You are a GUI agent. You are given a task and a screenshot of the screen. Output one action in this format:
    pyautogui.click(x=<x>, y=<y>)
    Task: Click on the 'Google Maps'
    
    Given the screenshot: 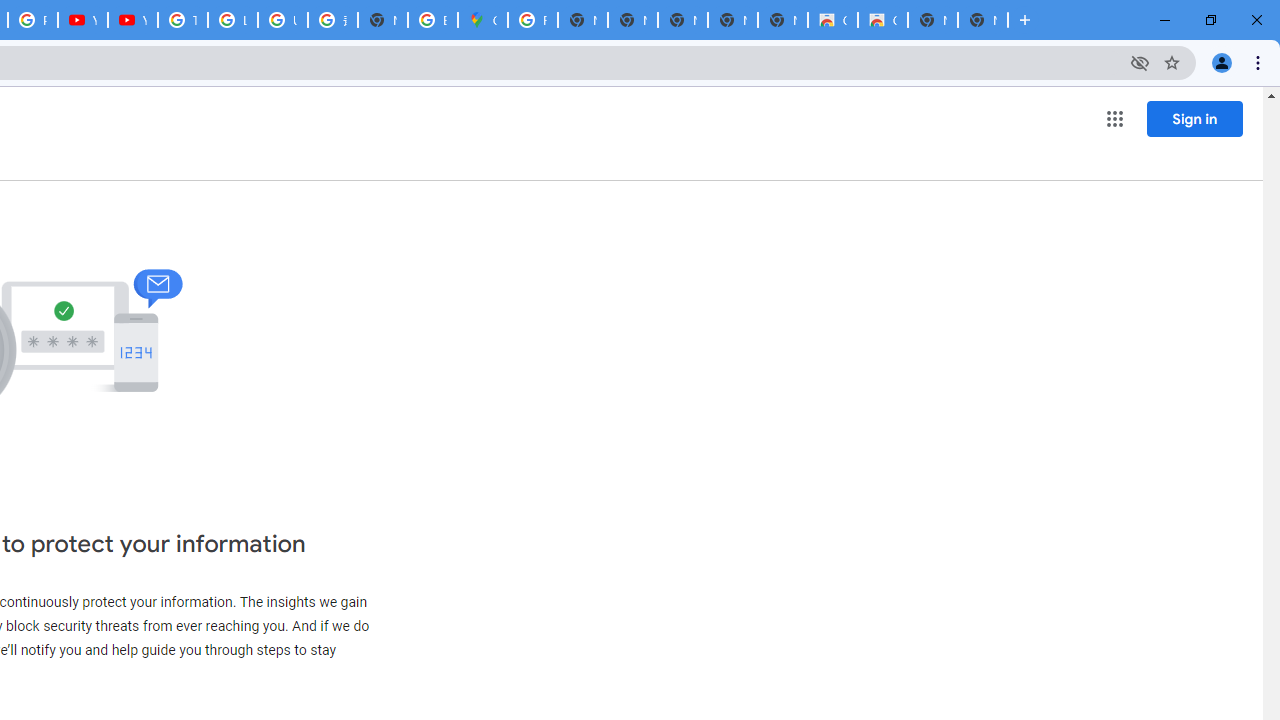 What is the action you would take?
    pyautogui.click(x=483, y=20)
    